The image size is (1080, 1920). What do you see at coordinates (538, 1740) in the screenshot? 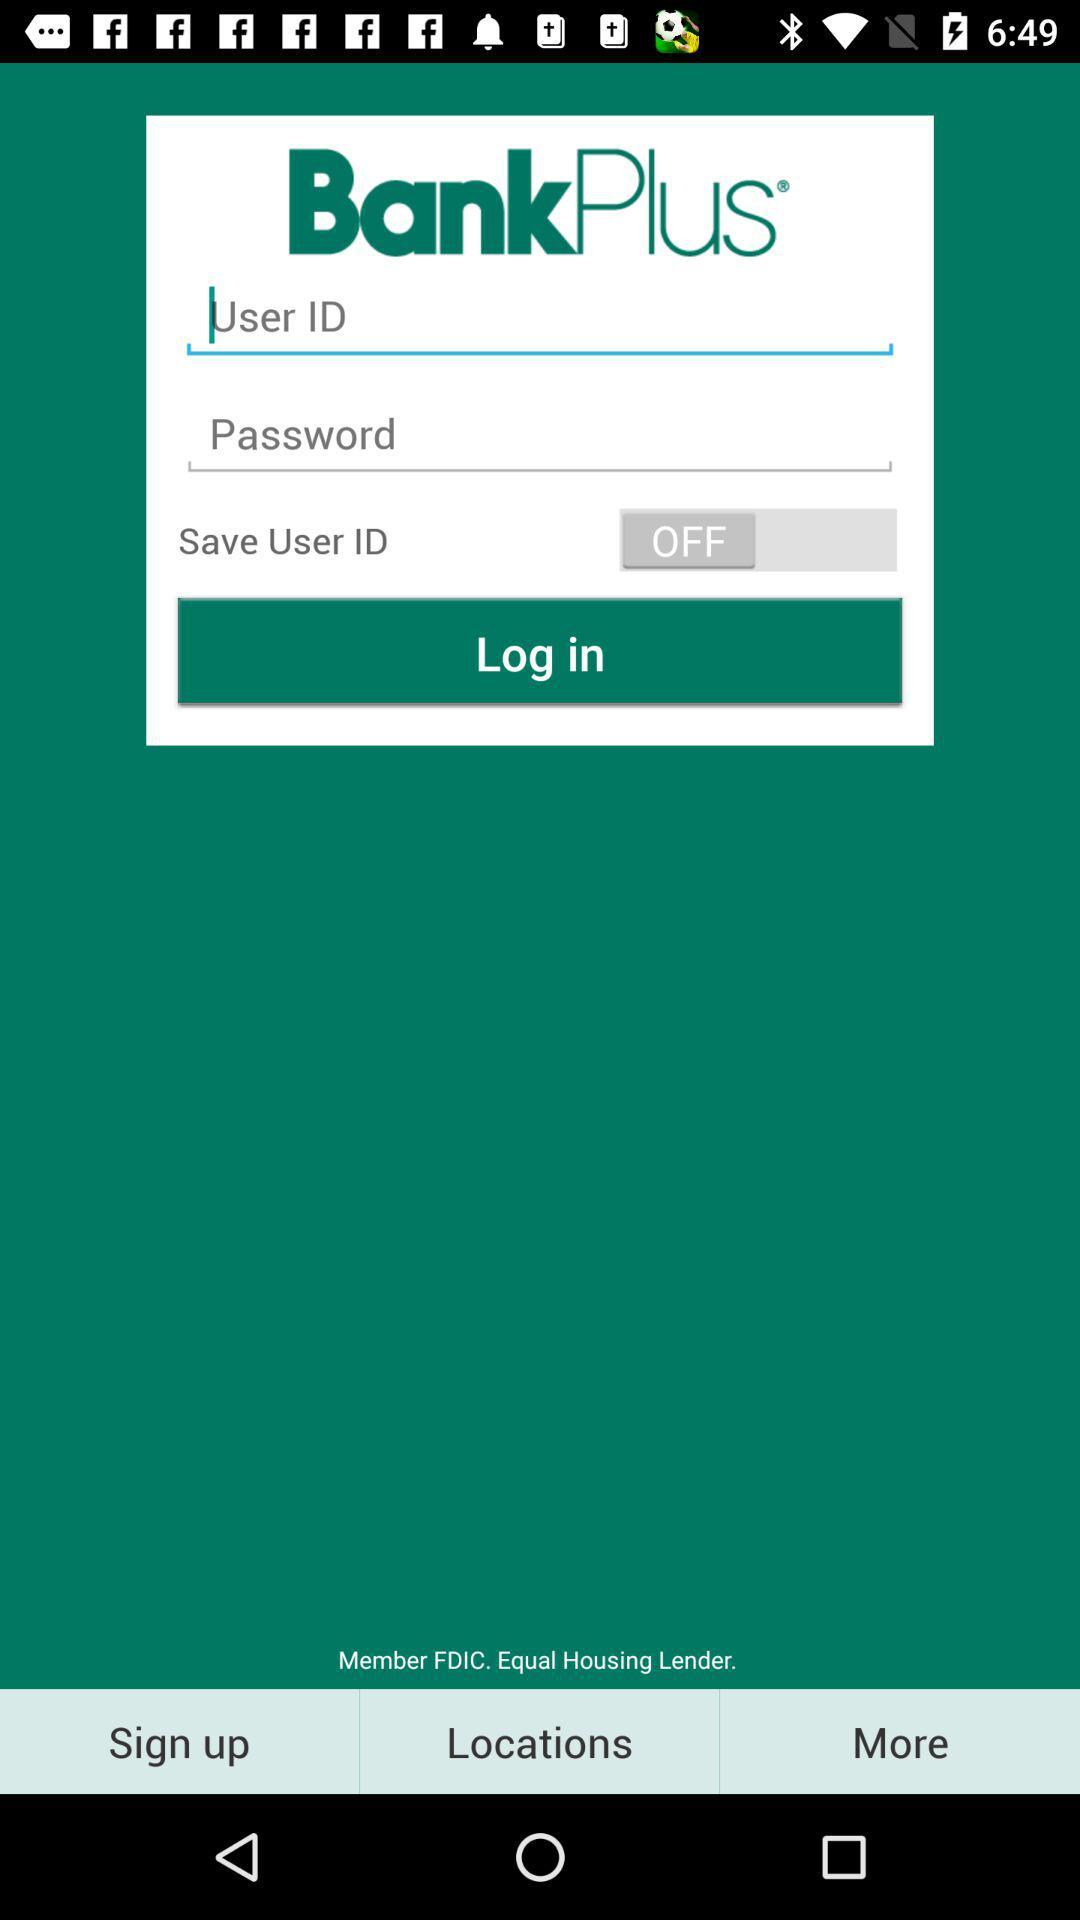
I see `item next to sign up` at bounding box center [538, 1740].